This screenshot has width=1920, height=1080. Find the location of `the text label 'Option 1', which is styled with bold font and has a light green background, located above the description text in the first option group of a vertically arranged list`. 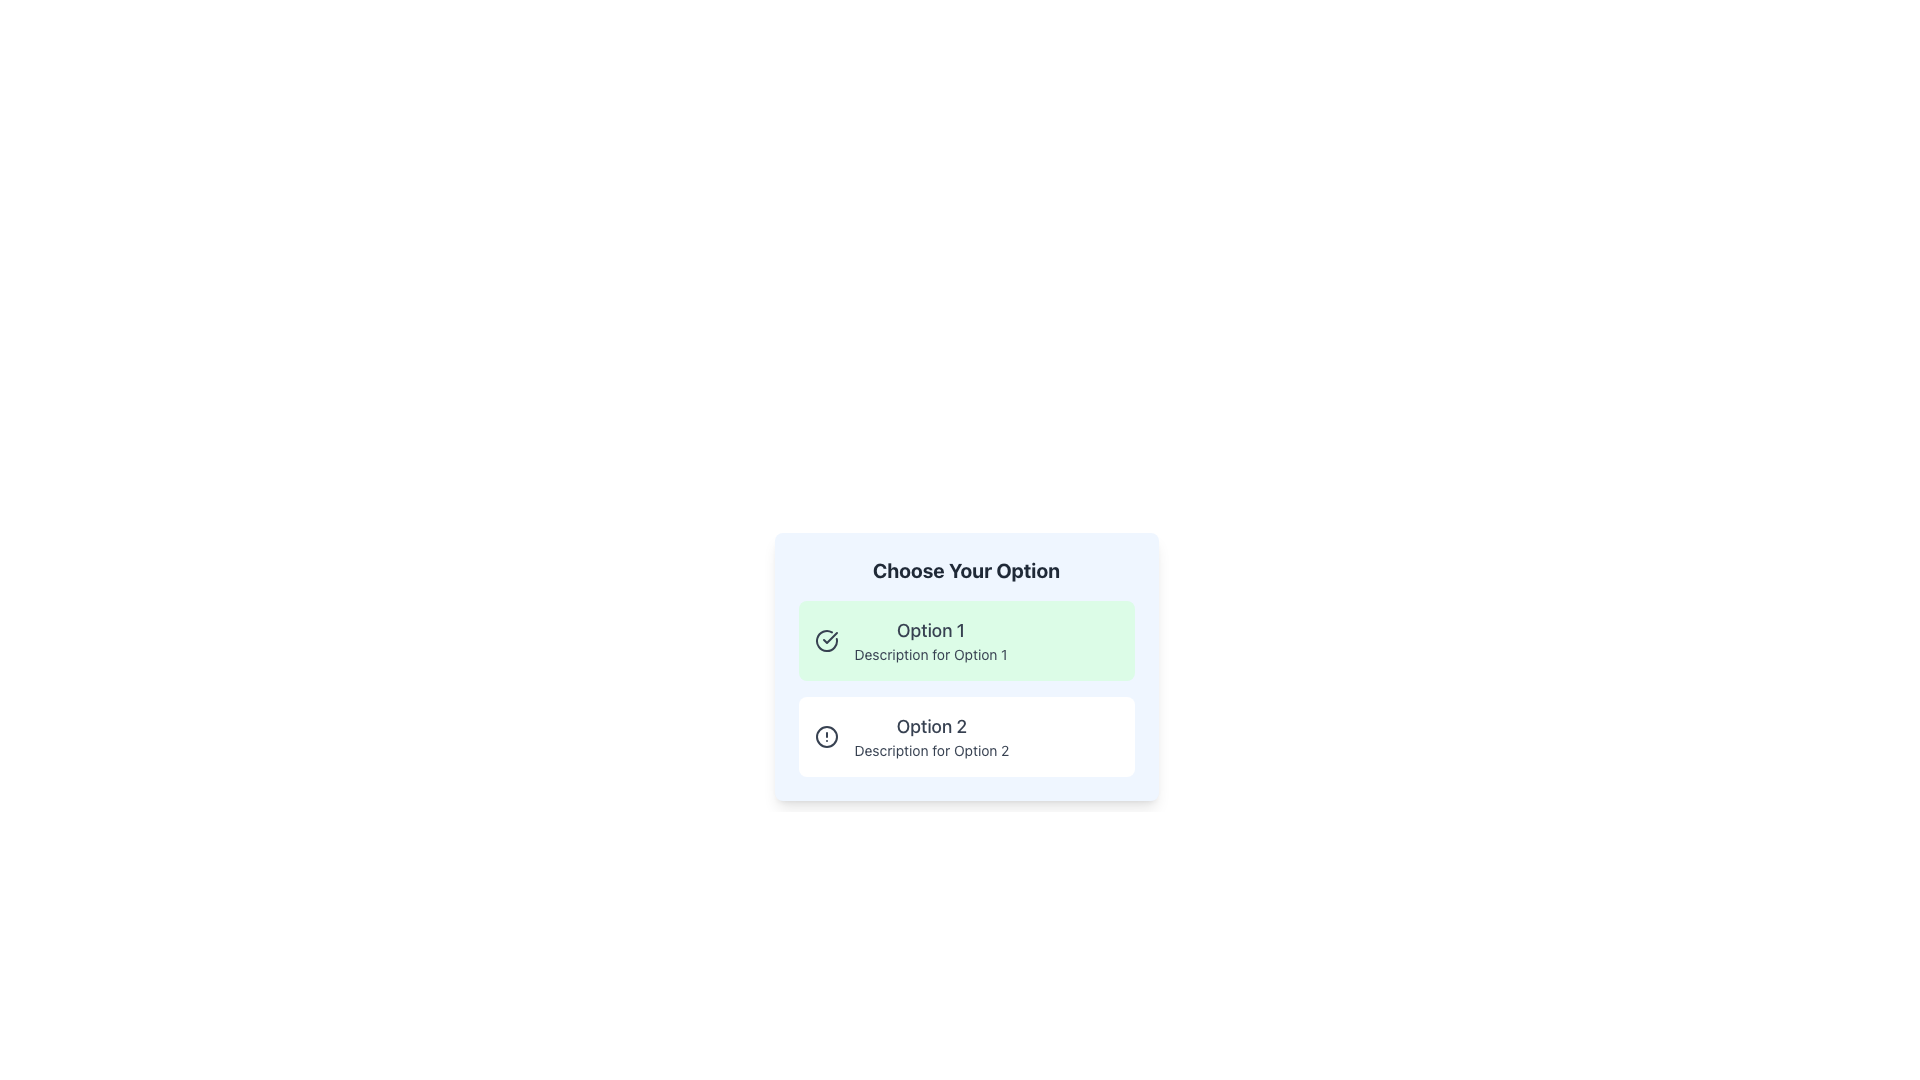

the text label 'Option 1', which is styled with bold font and has a light green background, located above the description text in the first option group of a vertically arranged list is located at coordinates (930, 631).